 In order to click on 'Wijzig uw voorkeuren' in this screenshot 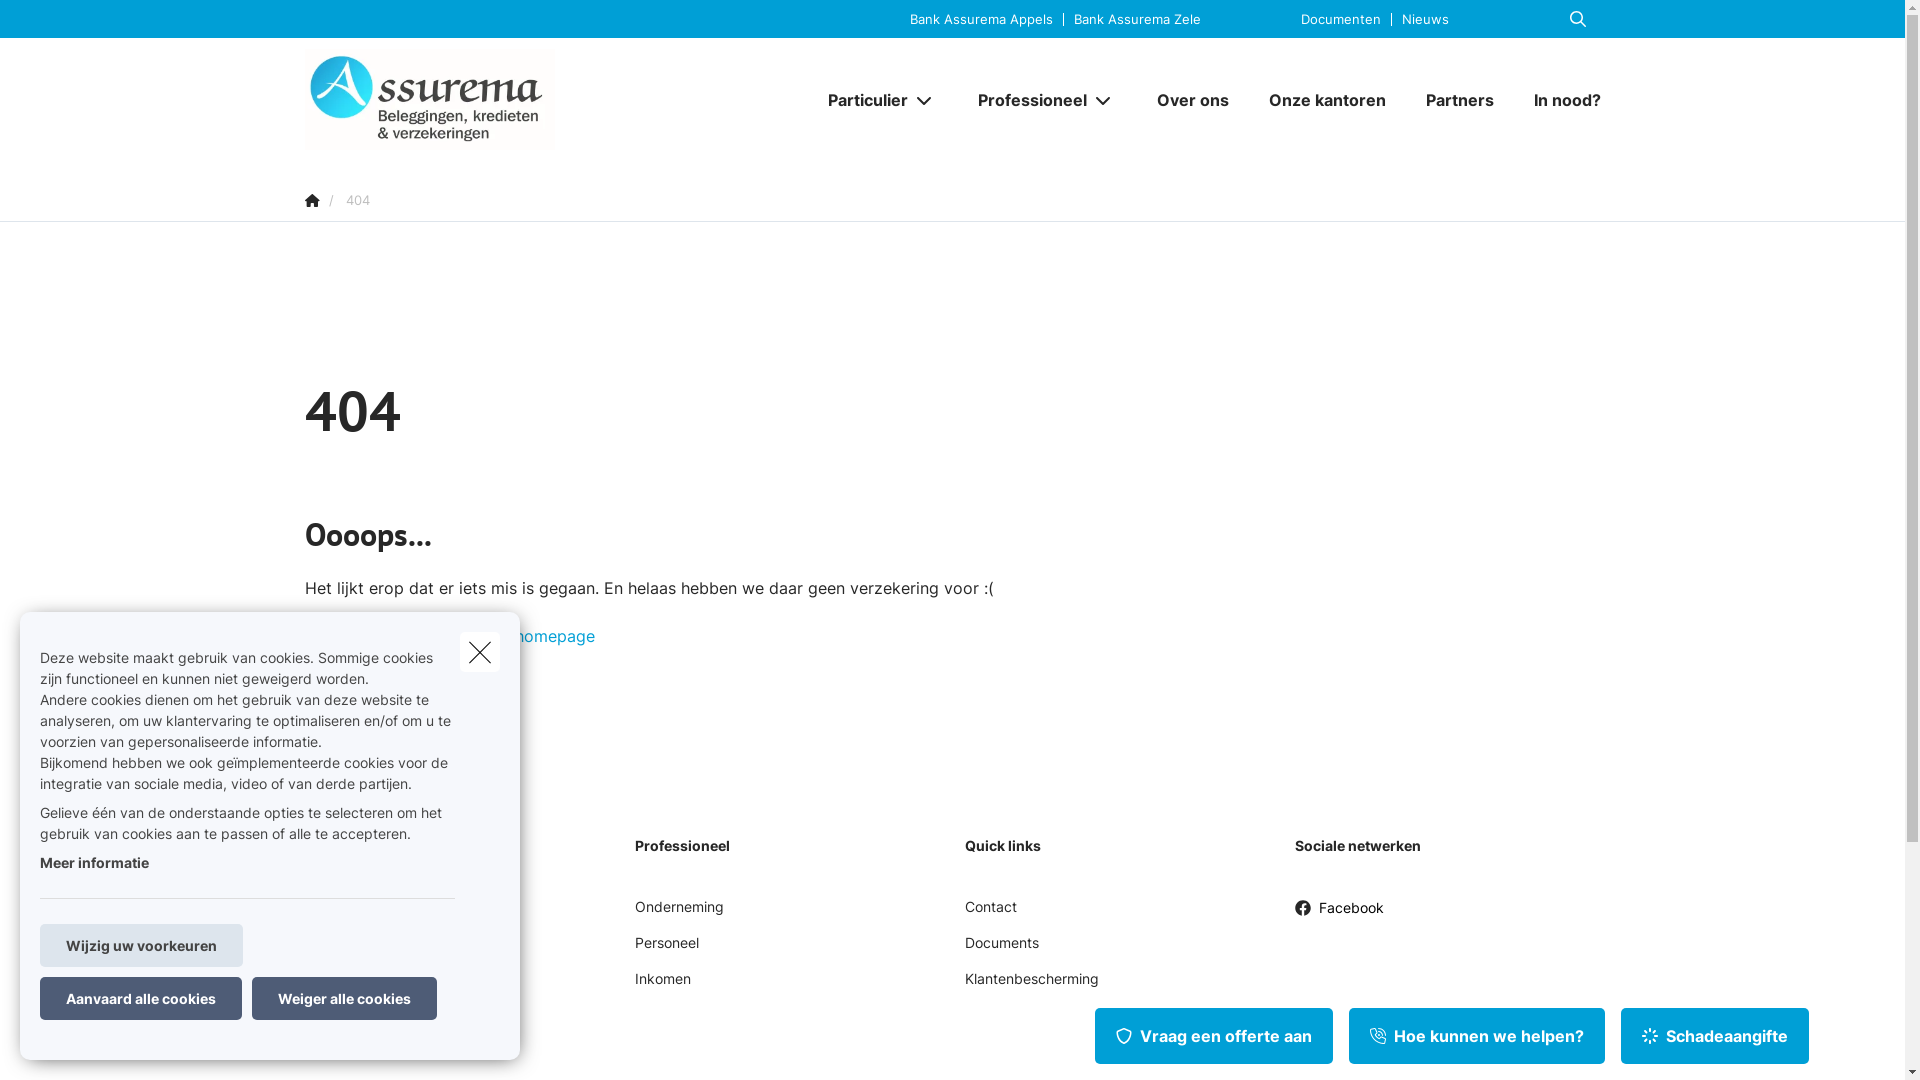, I will do `click(140, 945)`.